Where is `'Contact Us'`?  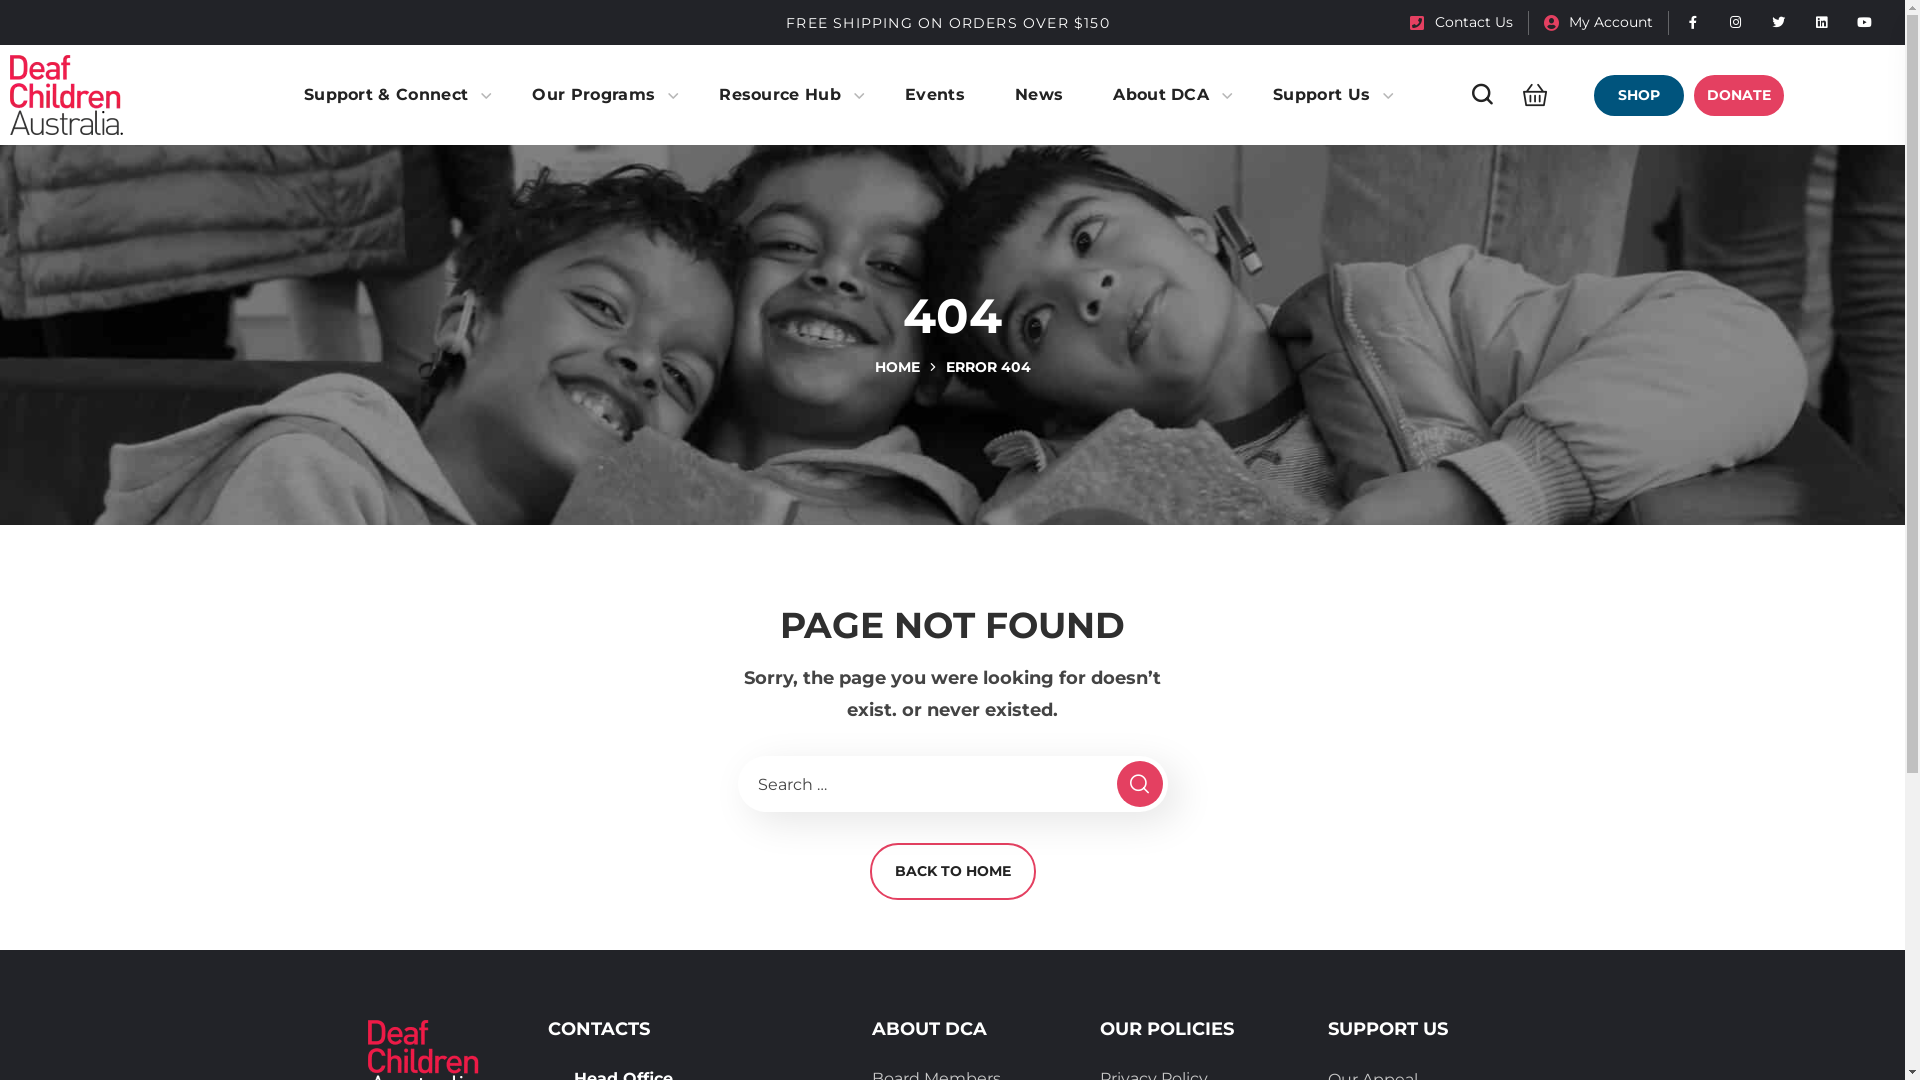
'Contact Us' is located at coordinates (1461, 22).